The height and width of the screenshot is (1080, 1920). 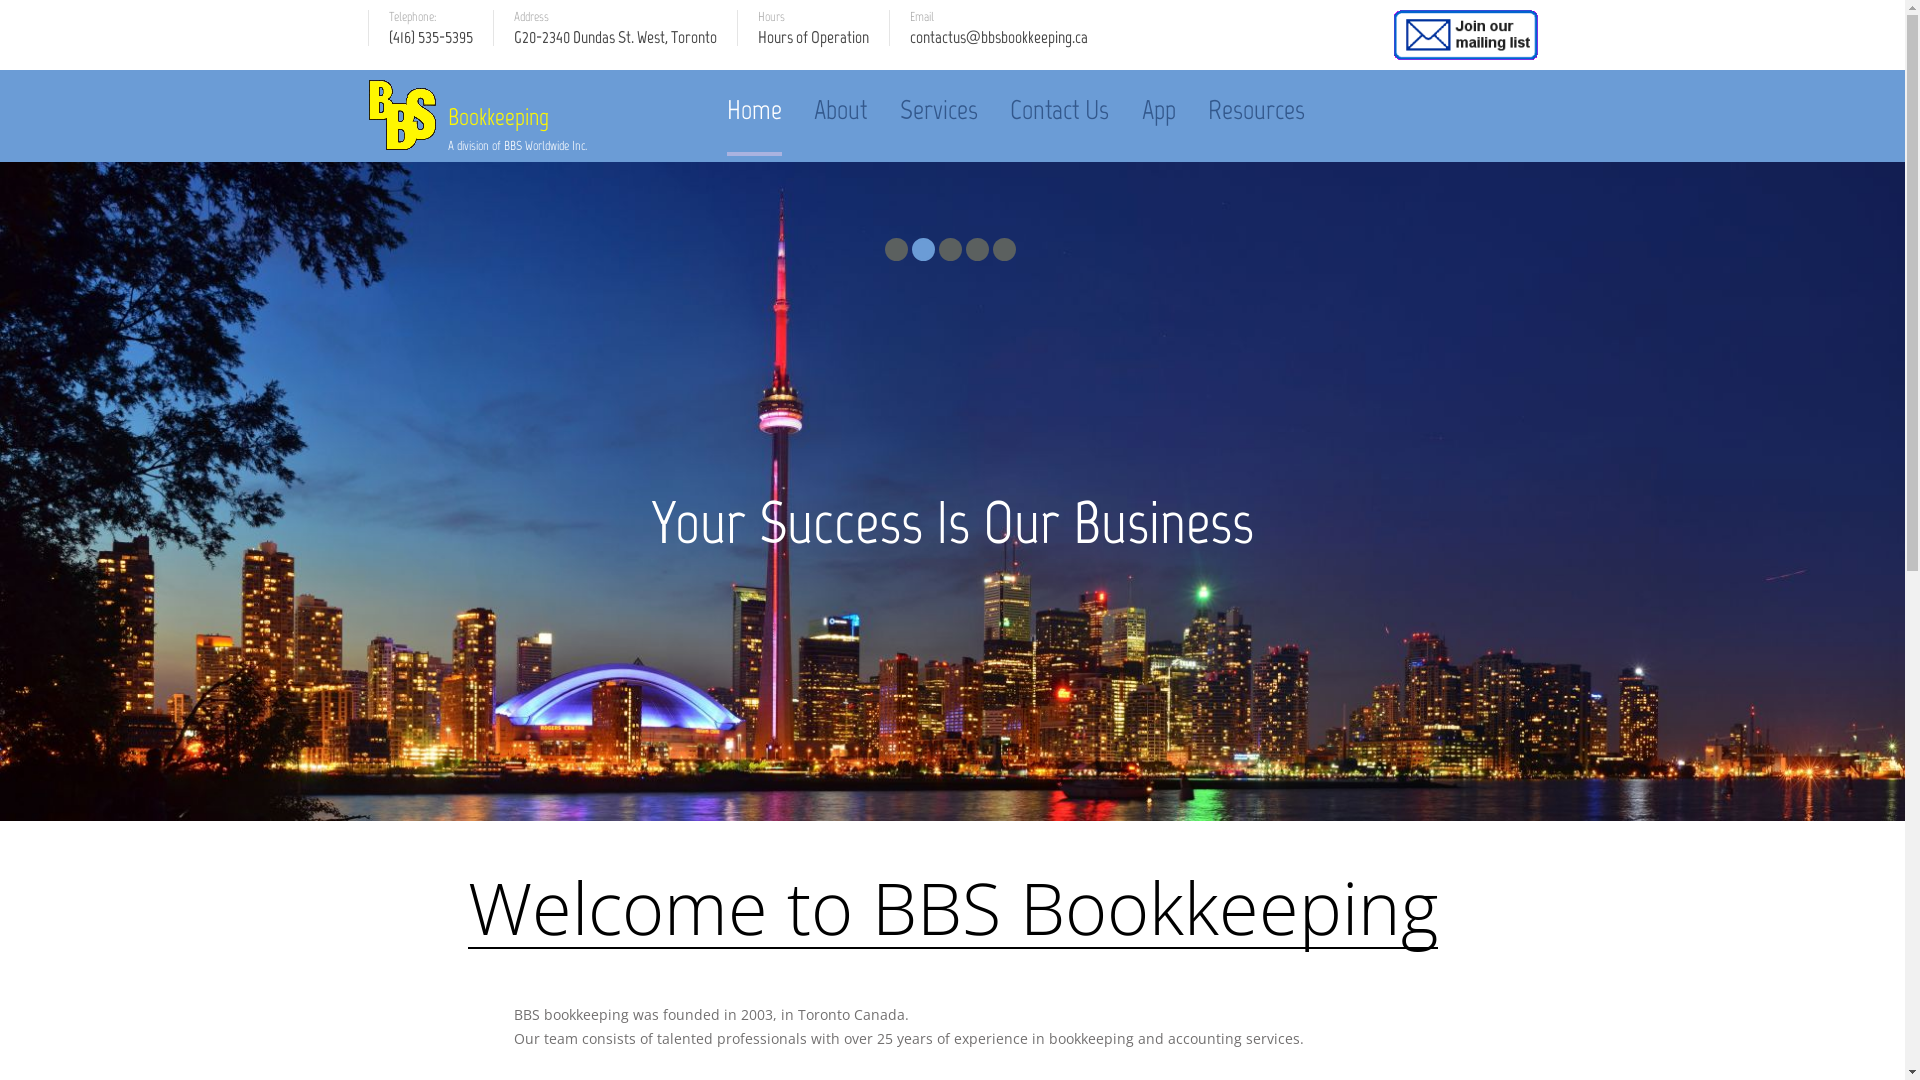 What do you see at coordinates (813, 45) in the screenshot?
I see `'Hours of Operation'` at bounding box center [813, 45].